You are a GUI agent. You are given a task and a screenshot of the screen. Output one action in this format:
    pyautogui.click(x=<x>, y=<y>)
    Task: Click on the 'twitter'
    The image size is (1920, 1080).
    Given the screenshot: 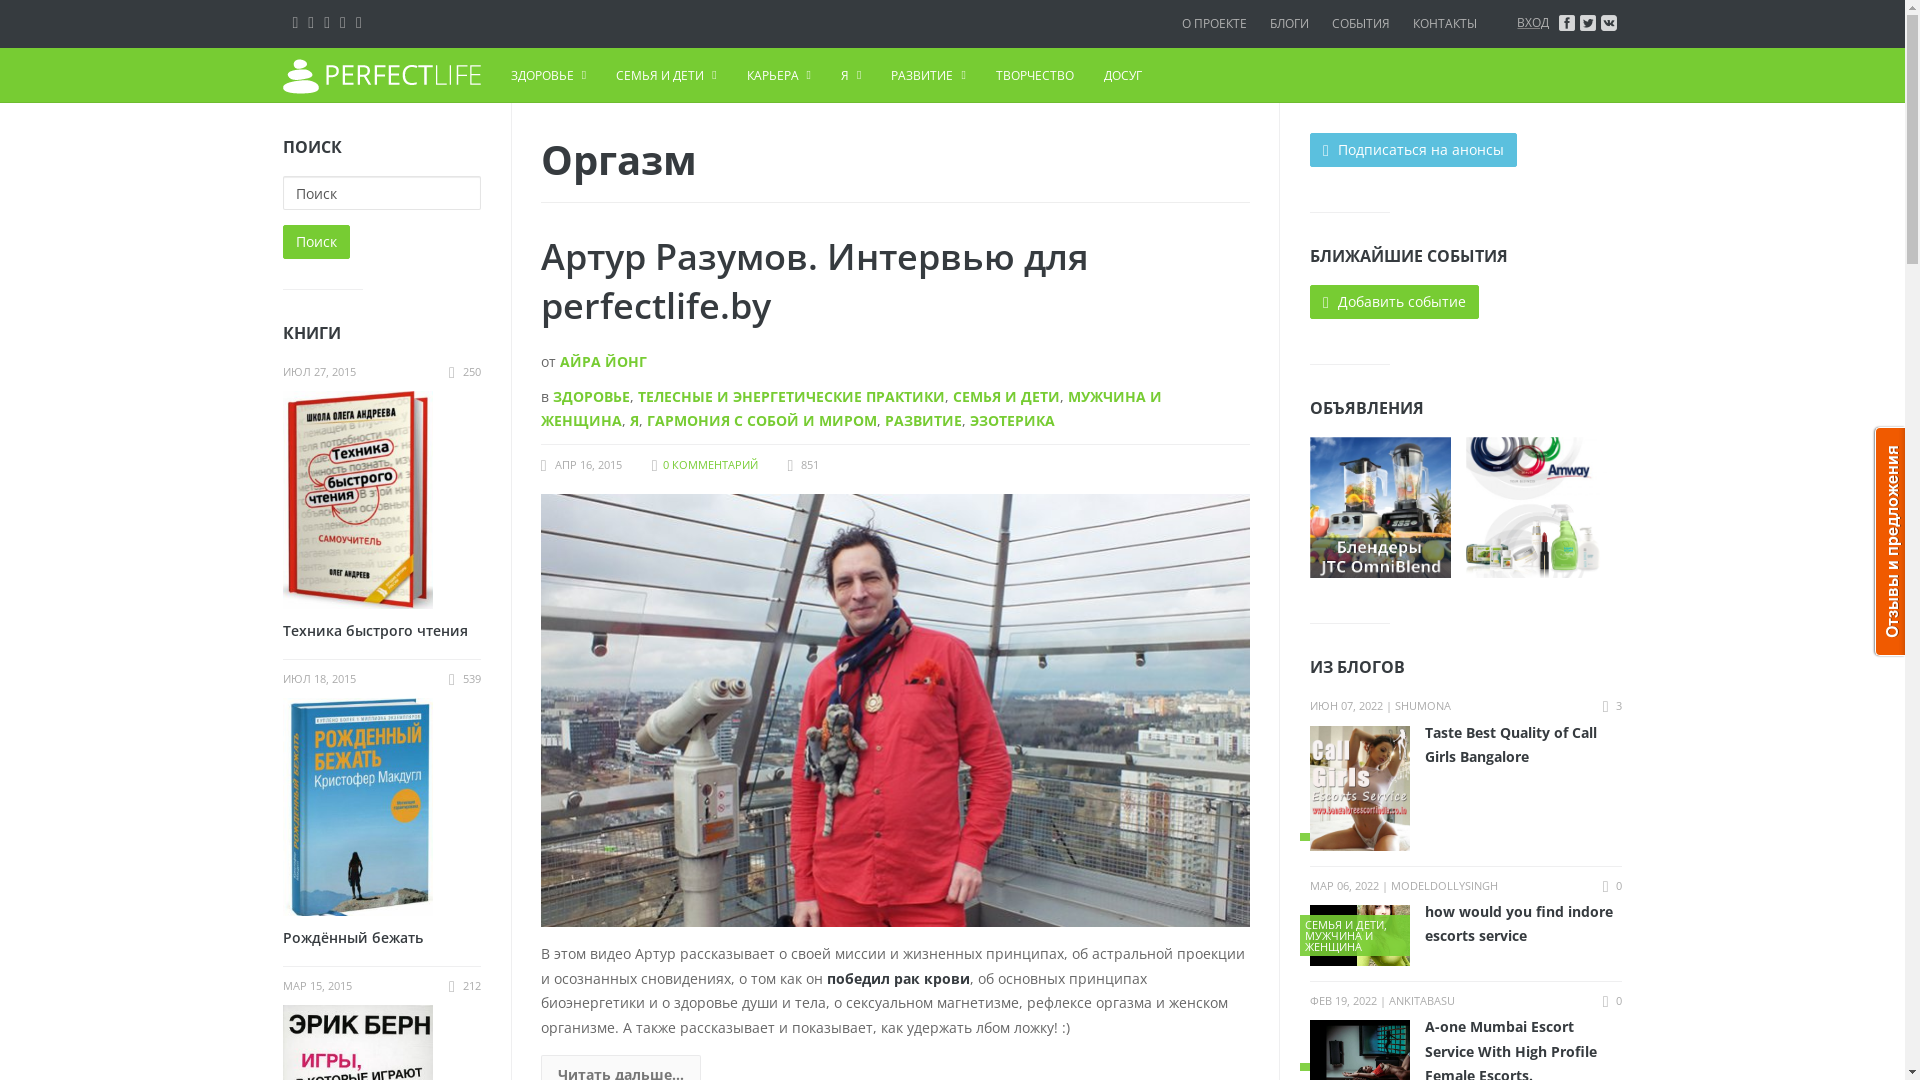 What is the action you would take?
    pyautogui.click(x=1587, y=23)
    